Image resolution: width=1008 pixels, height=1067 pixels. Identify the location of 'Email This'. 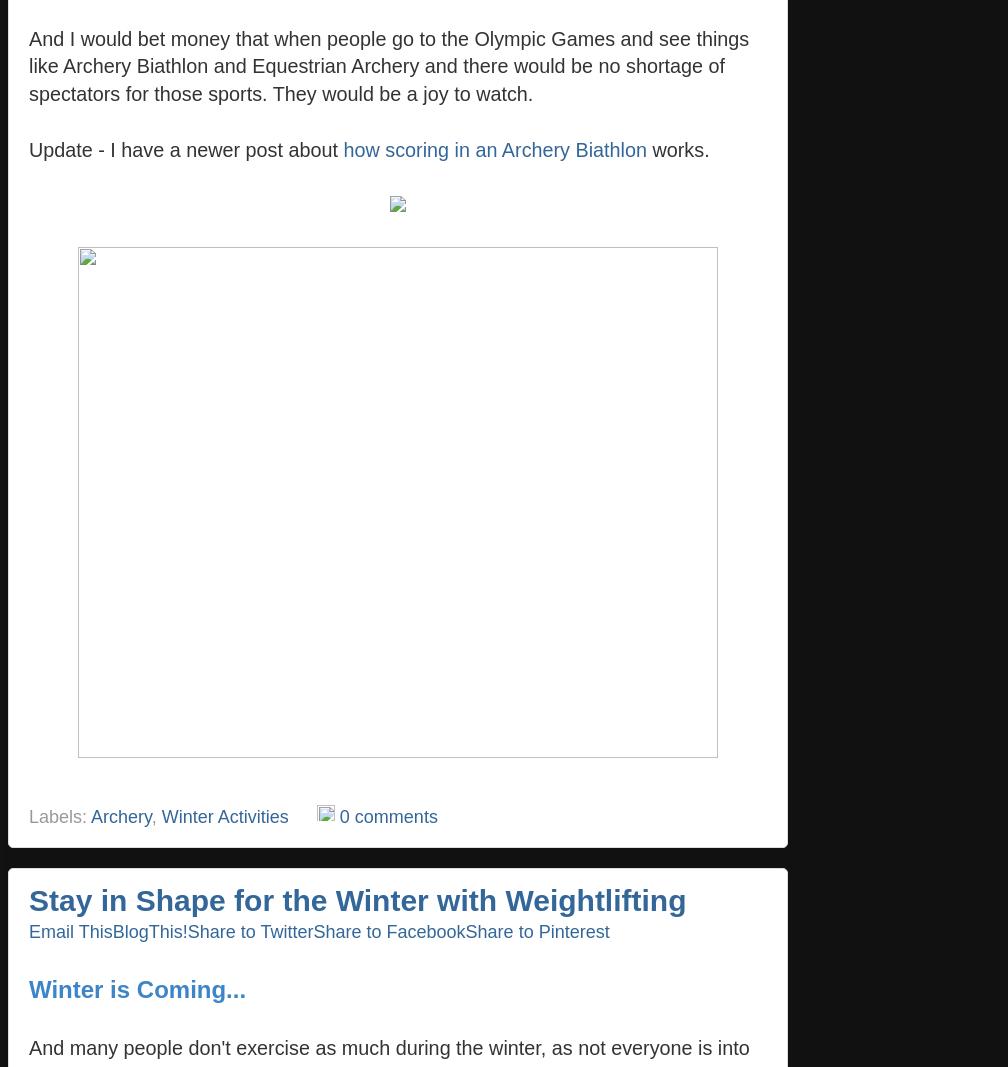
(70, 930).